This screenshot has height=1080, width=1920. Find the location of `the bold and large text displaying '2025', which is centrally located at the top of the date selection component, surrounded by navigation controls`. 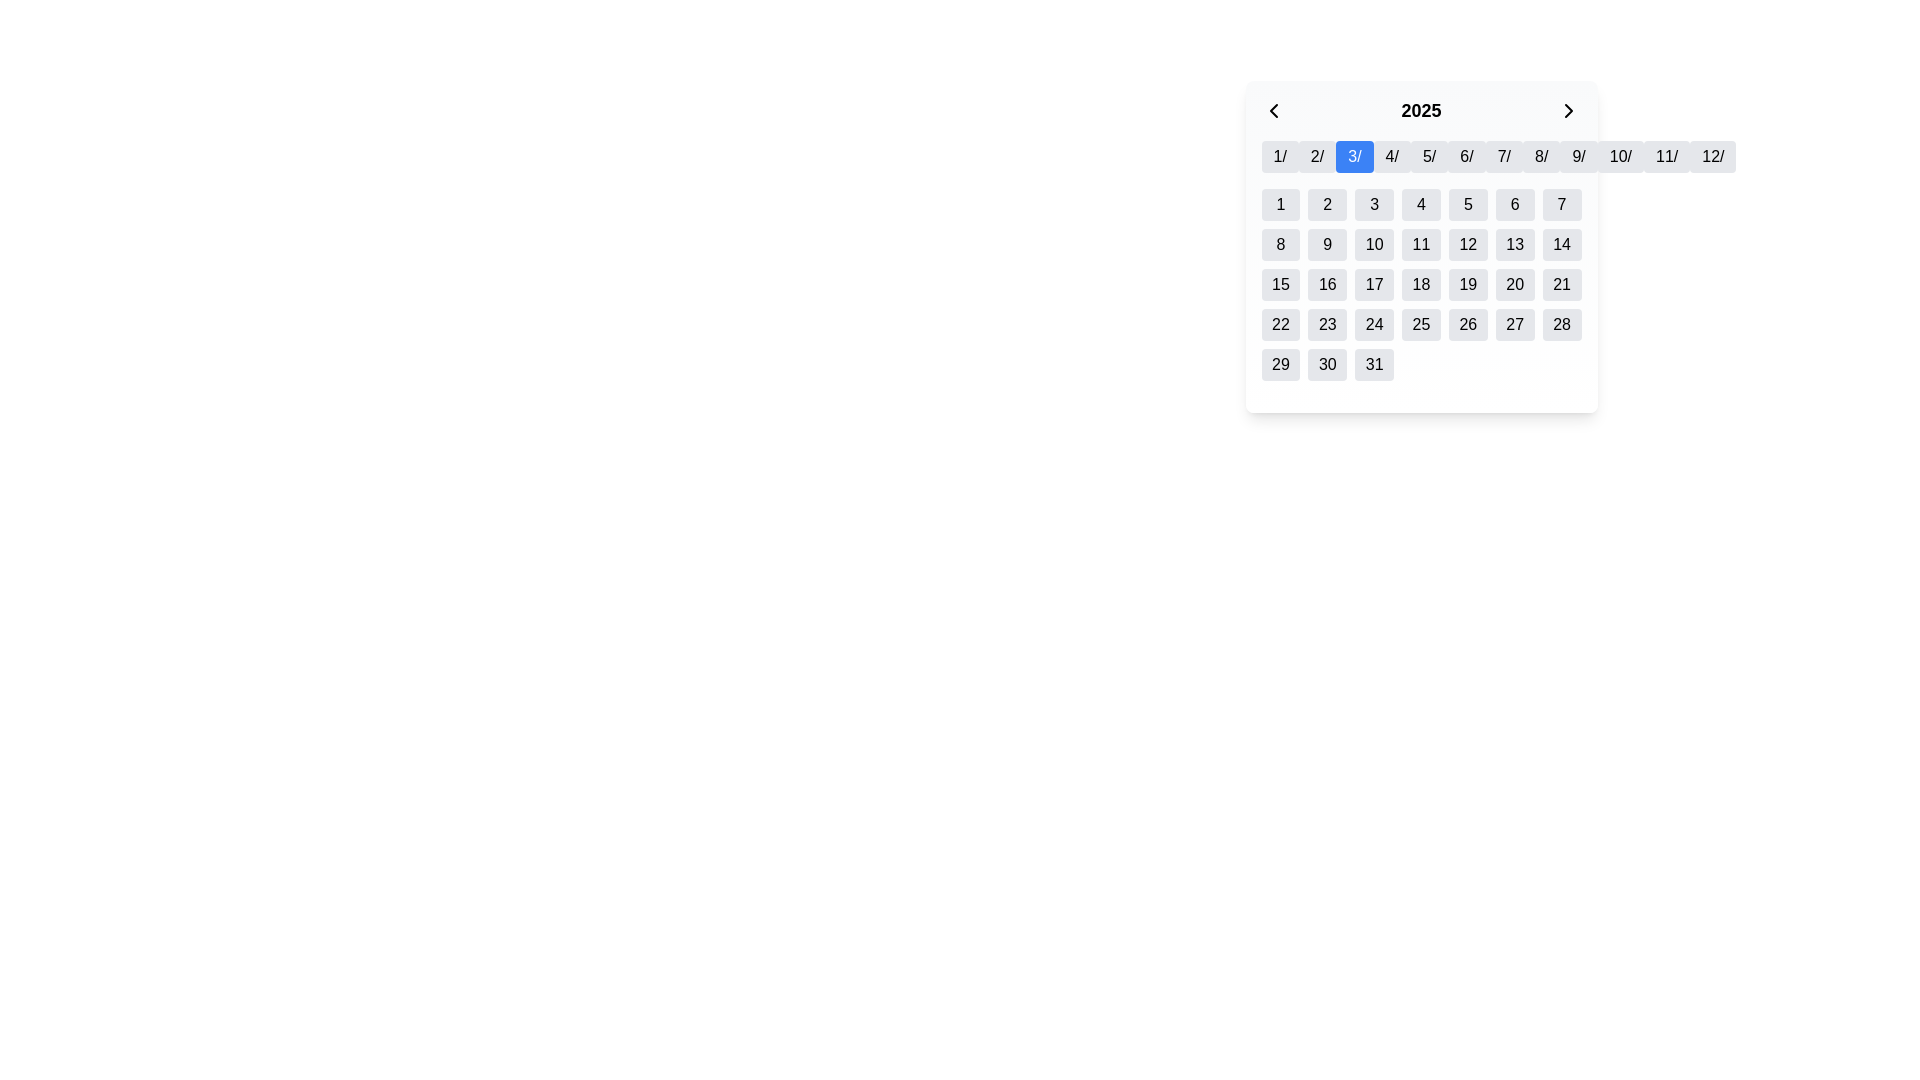

the bold and large text displaying '2025', which is centrally located at the top of the date selection component, surrounded by navigation controls is located at coordinates (1420, 119).